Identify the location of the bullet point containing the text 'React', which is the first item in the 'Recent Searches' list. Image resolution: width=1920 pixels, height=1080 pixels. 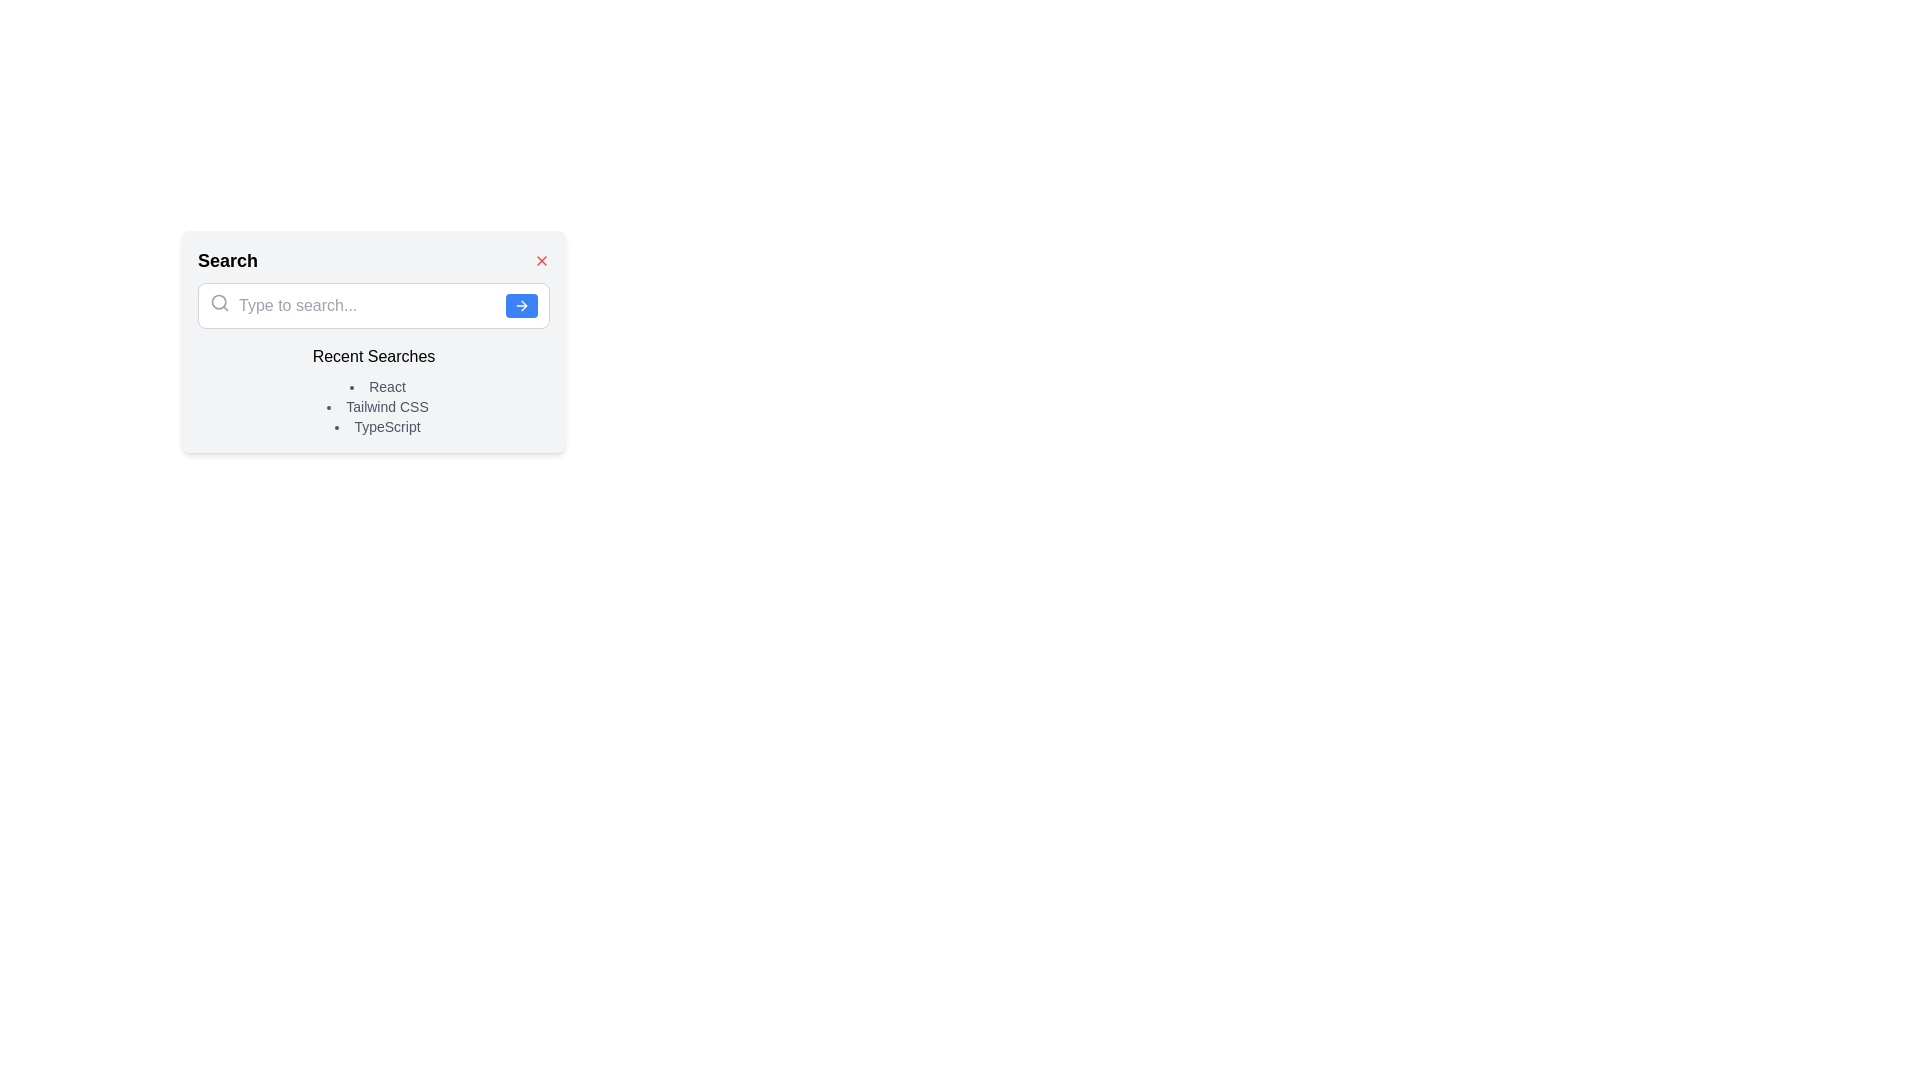
(378, 386).